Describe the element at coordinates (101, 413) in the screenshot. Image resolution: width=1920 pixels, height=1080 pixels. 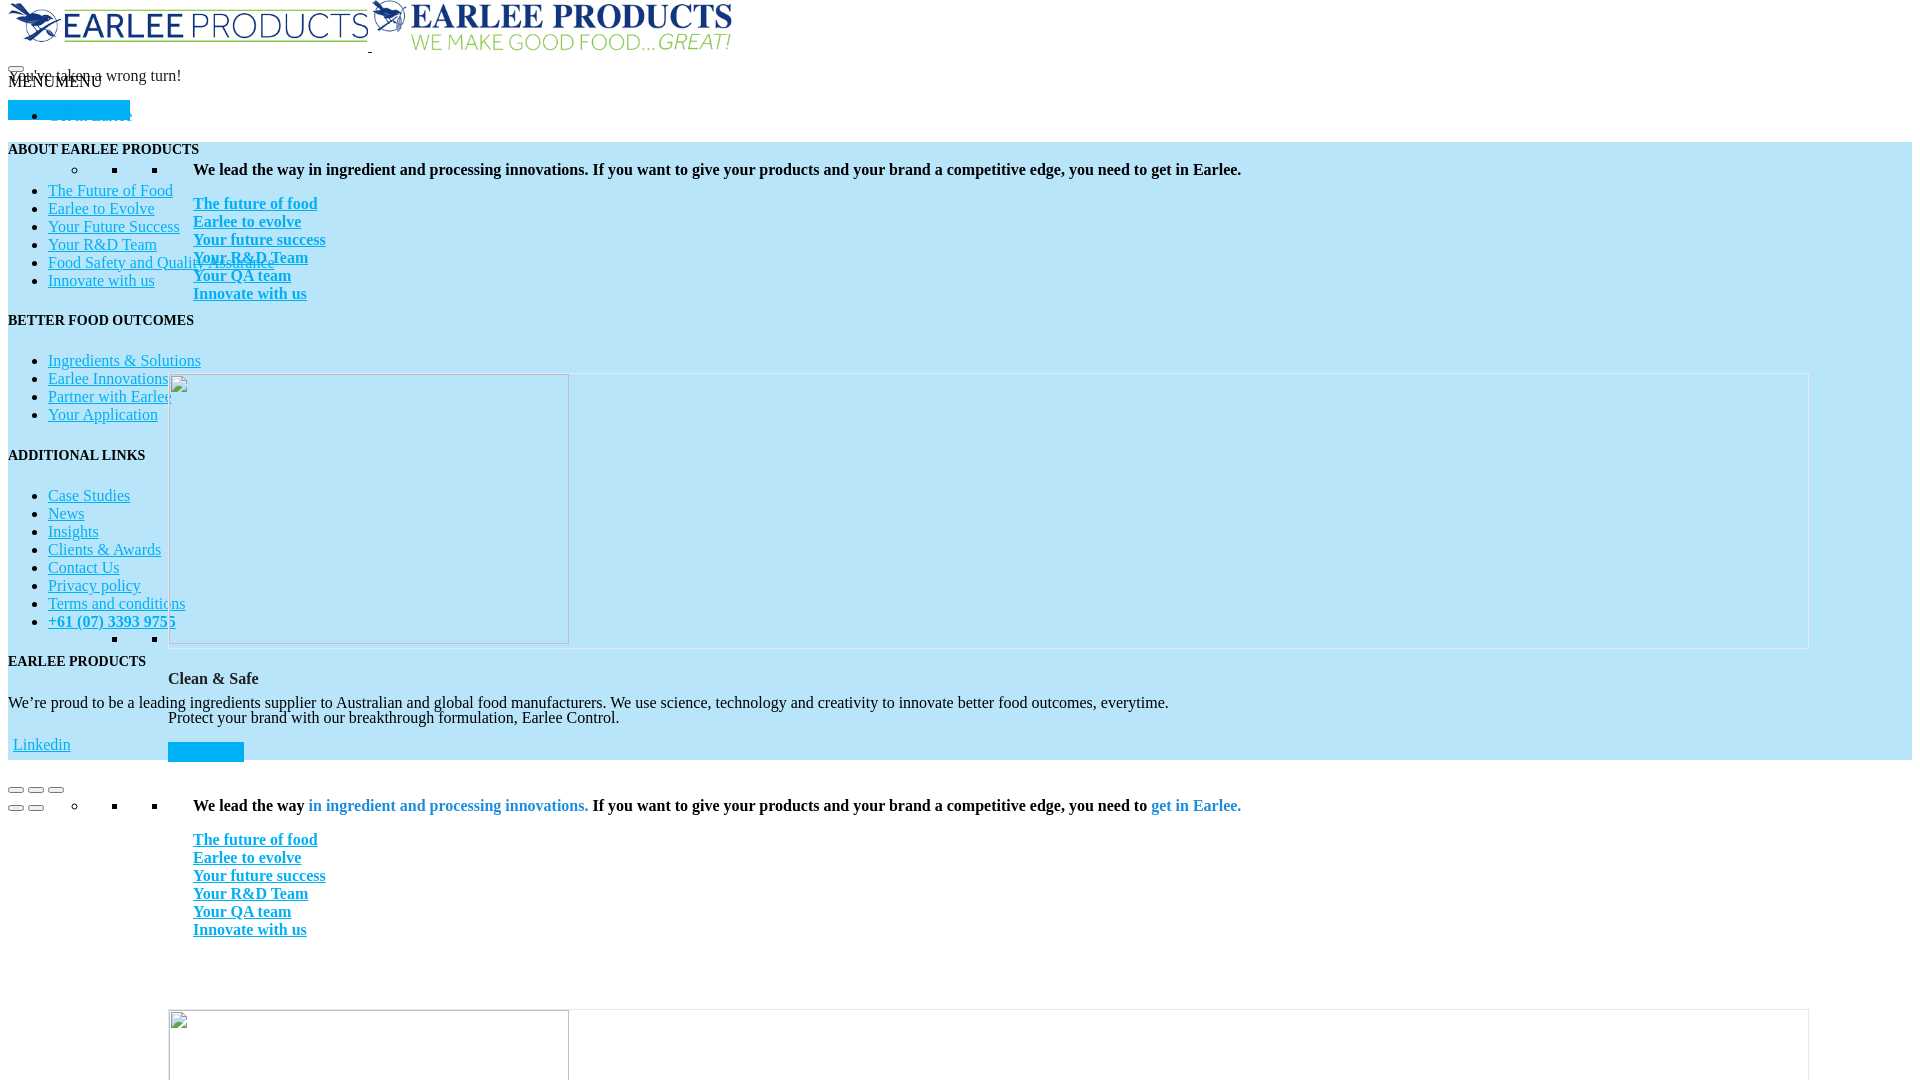
I see `'Your Application'` at that location.